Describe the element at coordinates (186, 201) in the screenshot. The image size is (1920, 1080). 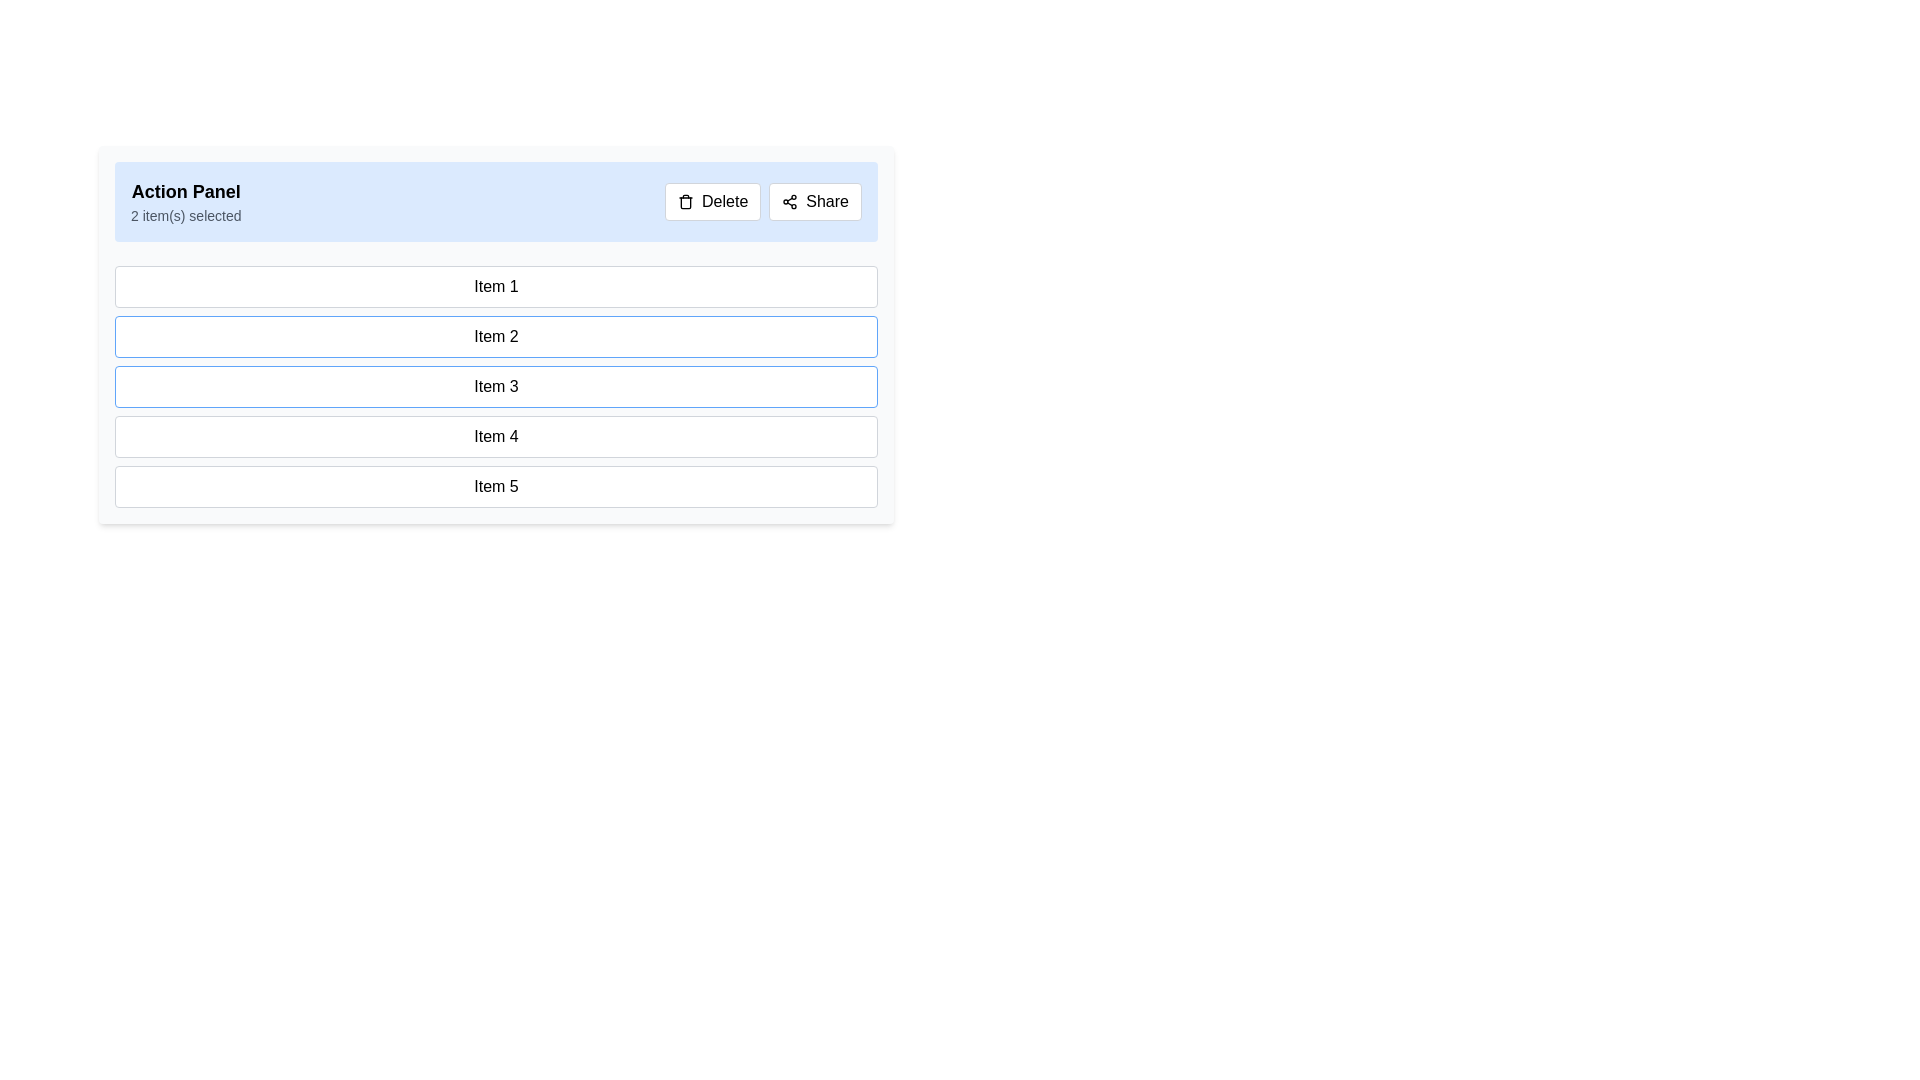
I see `the static text label displaying 'Action Panel' and '2 item(s) selected', which is located on the upper-left side of the light blue header panel` at that location.